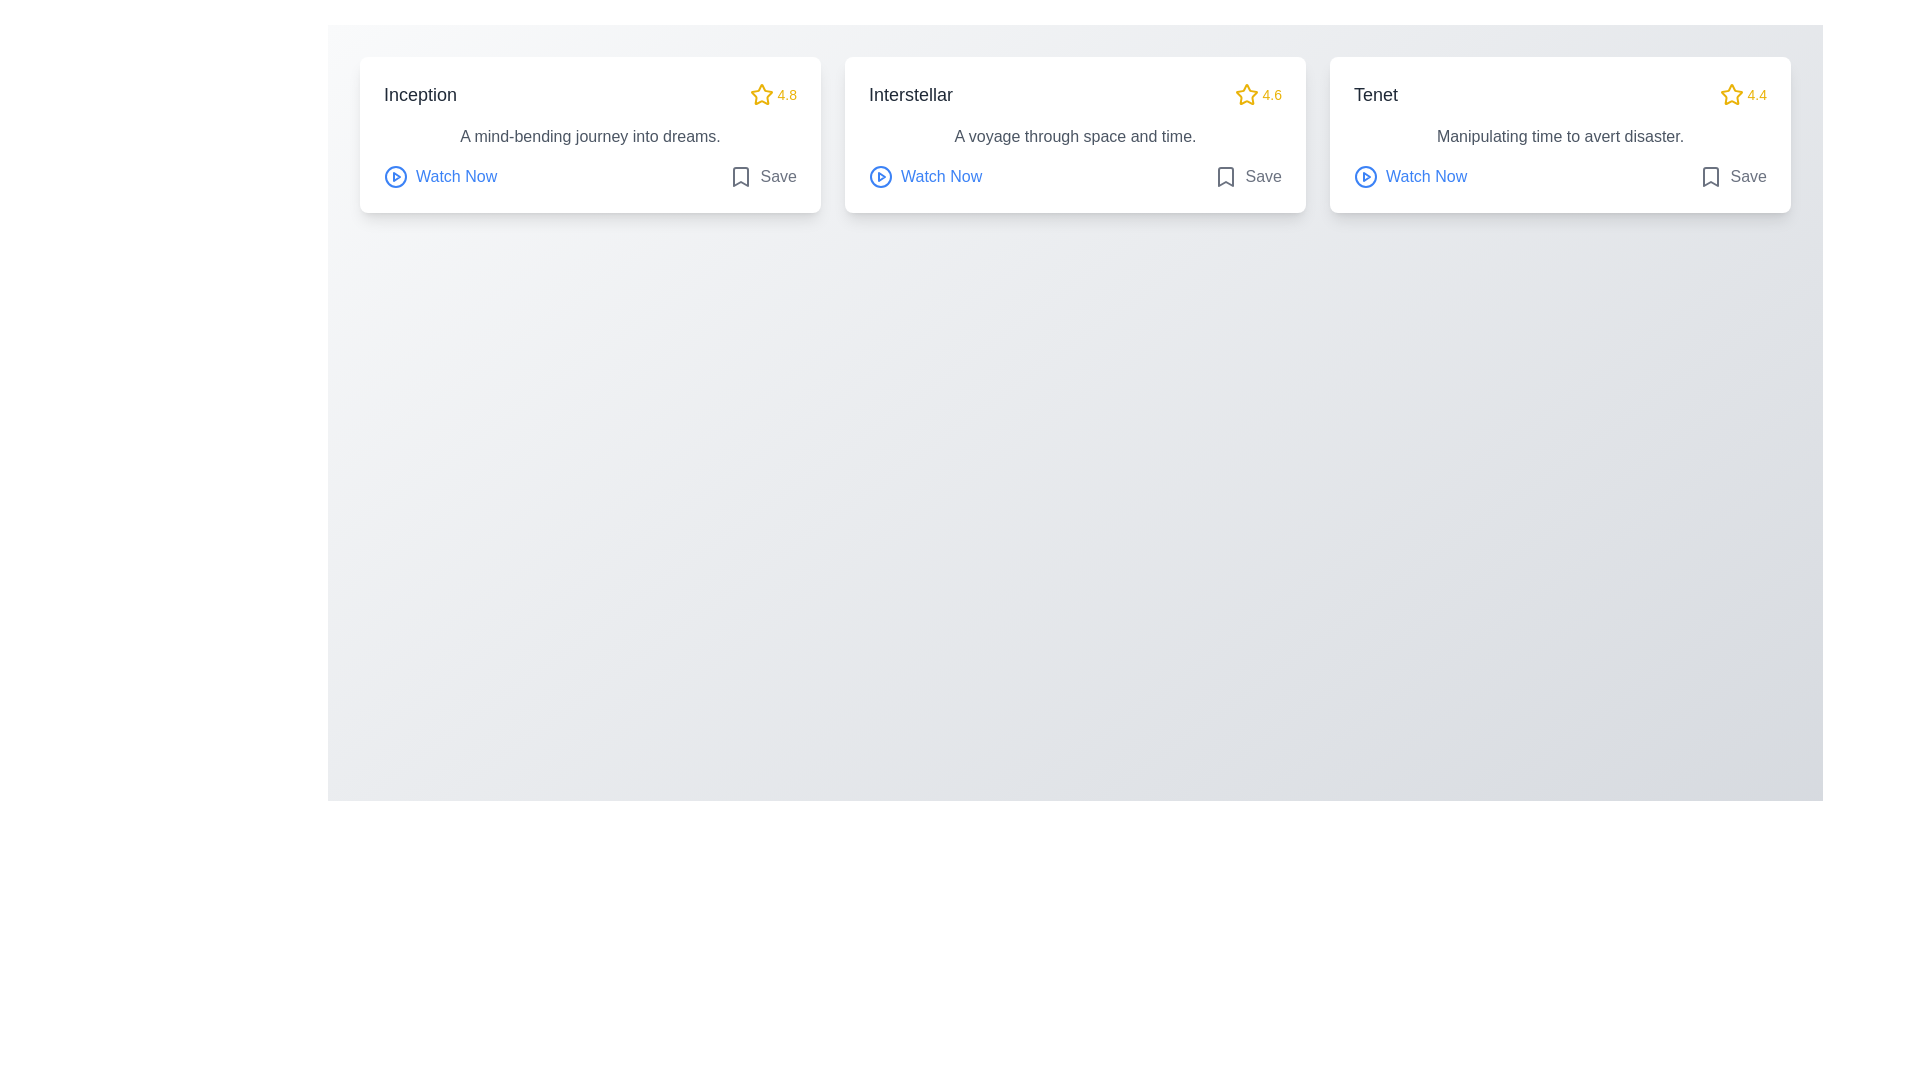 Image resolution: width=1920 pixels, height=1080 pixels. I want to click on the SVG circle element that serves as the decorative boundary of the play button for the movie 'Tenet', so click(1365, 176).